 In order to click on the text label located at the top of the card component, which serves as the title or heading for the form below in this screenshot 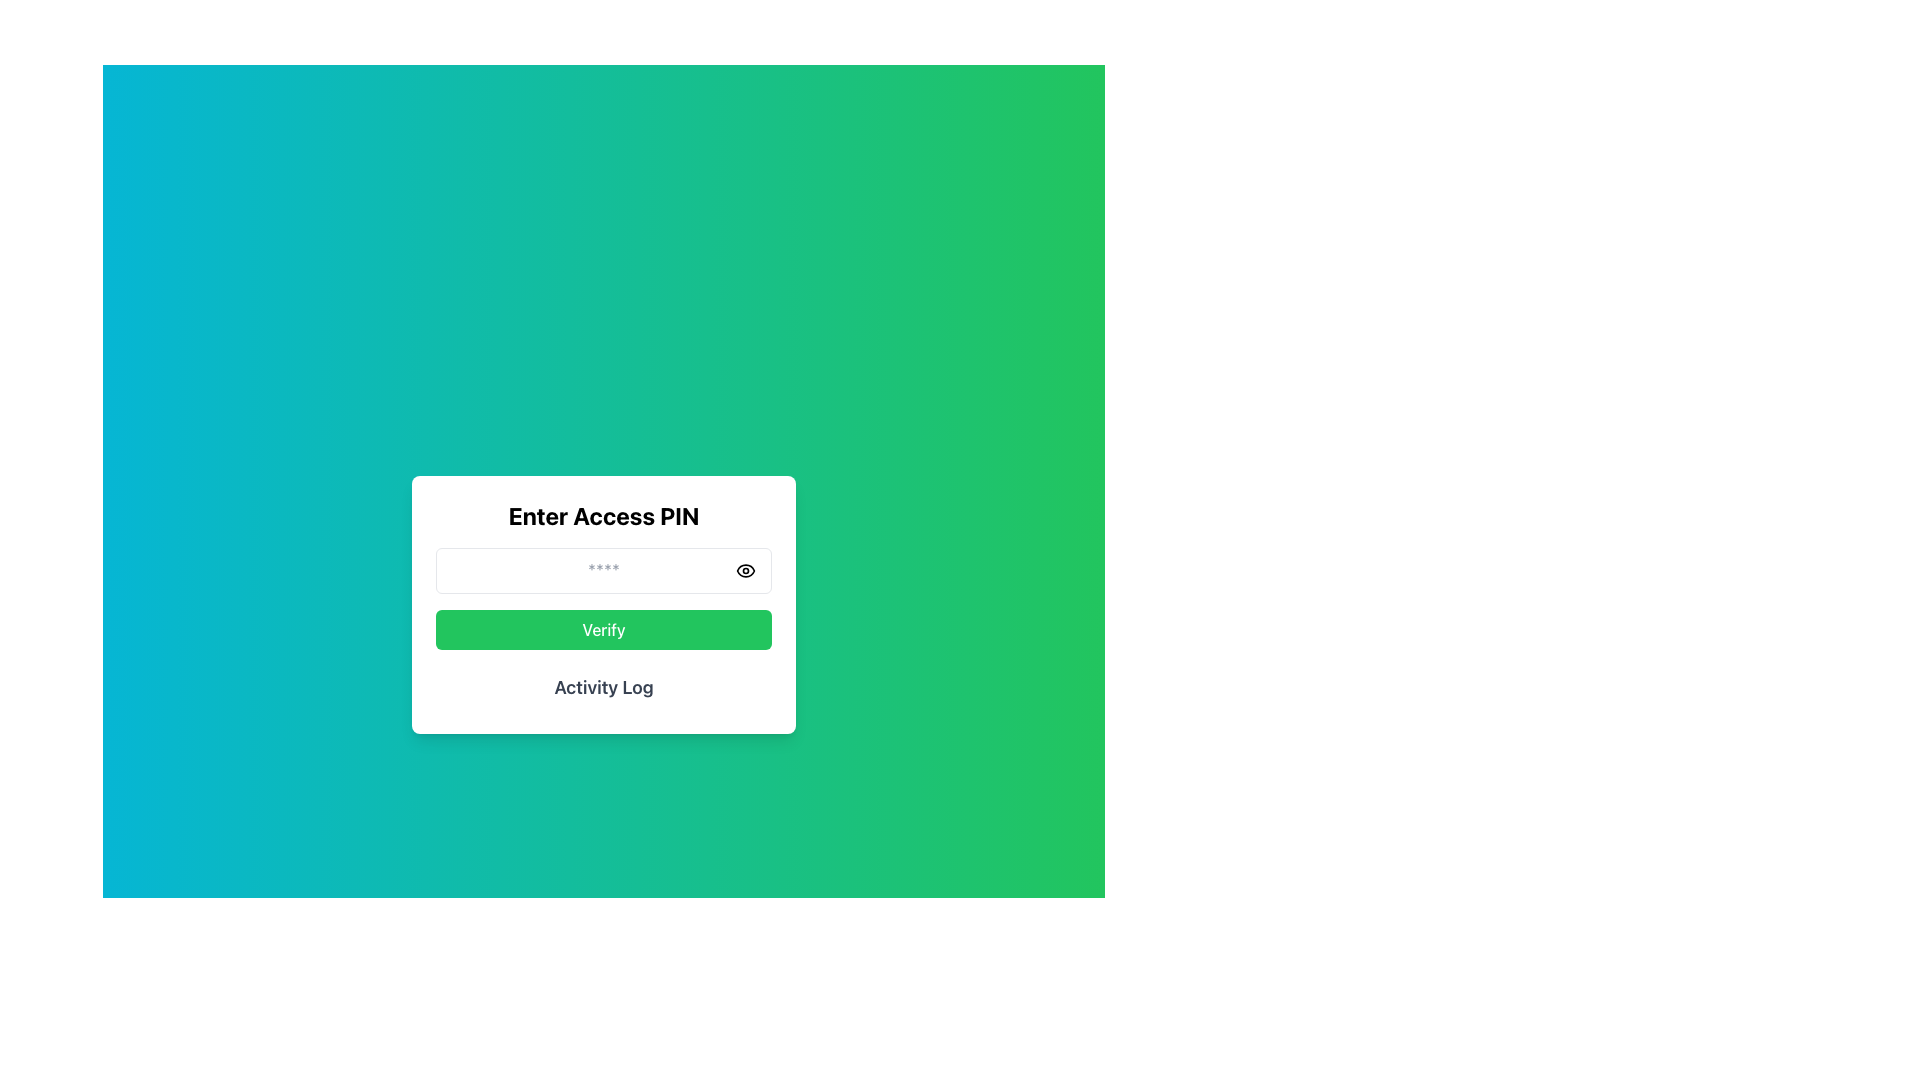, I will do `click(603, 515)`.